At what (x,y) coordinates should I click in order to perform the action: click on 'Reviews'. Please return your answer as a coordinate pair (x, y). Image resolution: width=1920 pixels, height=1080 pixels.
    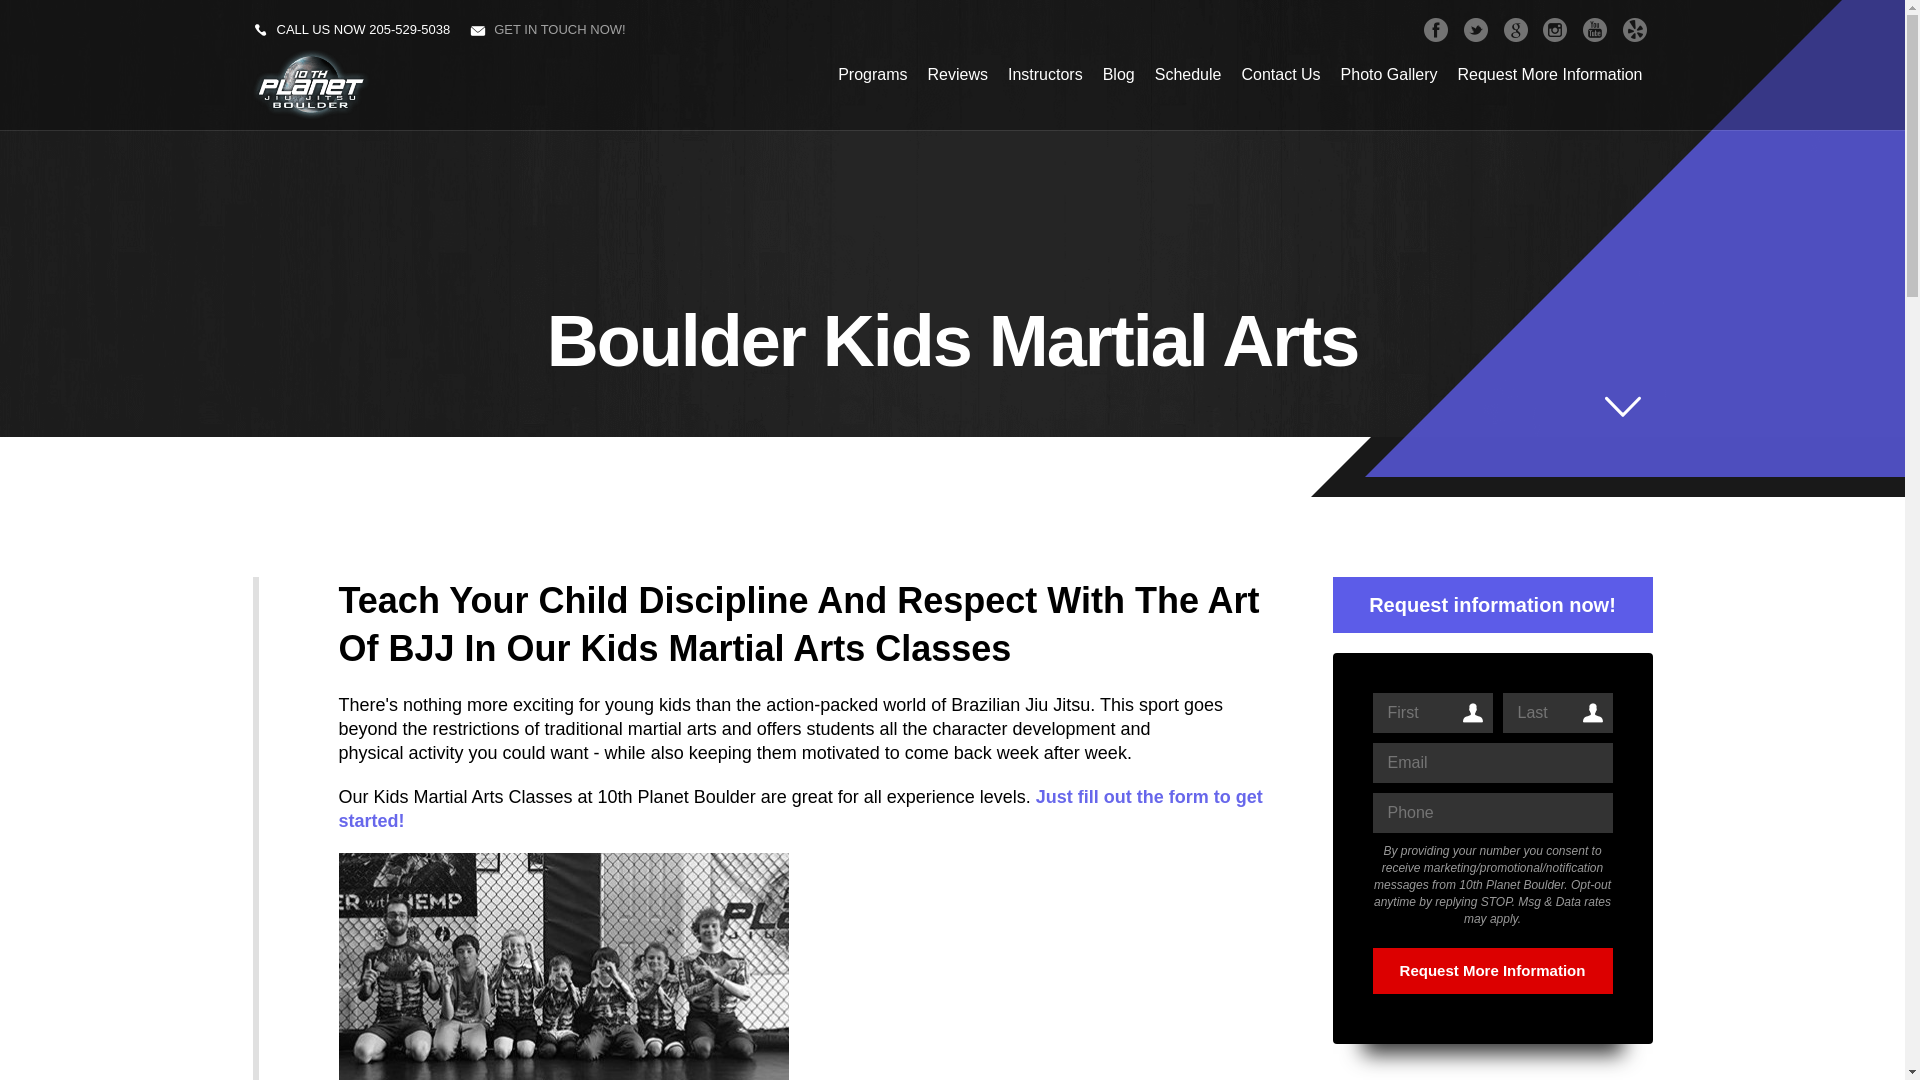
    Looking at the image, I should click on (920, 73).